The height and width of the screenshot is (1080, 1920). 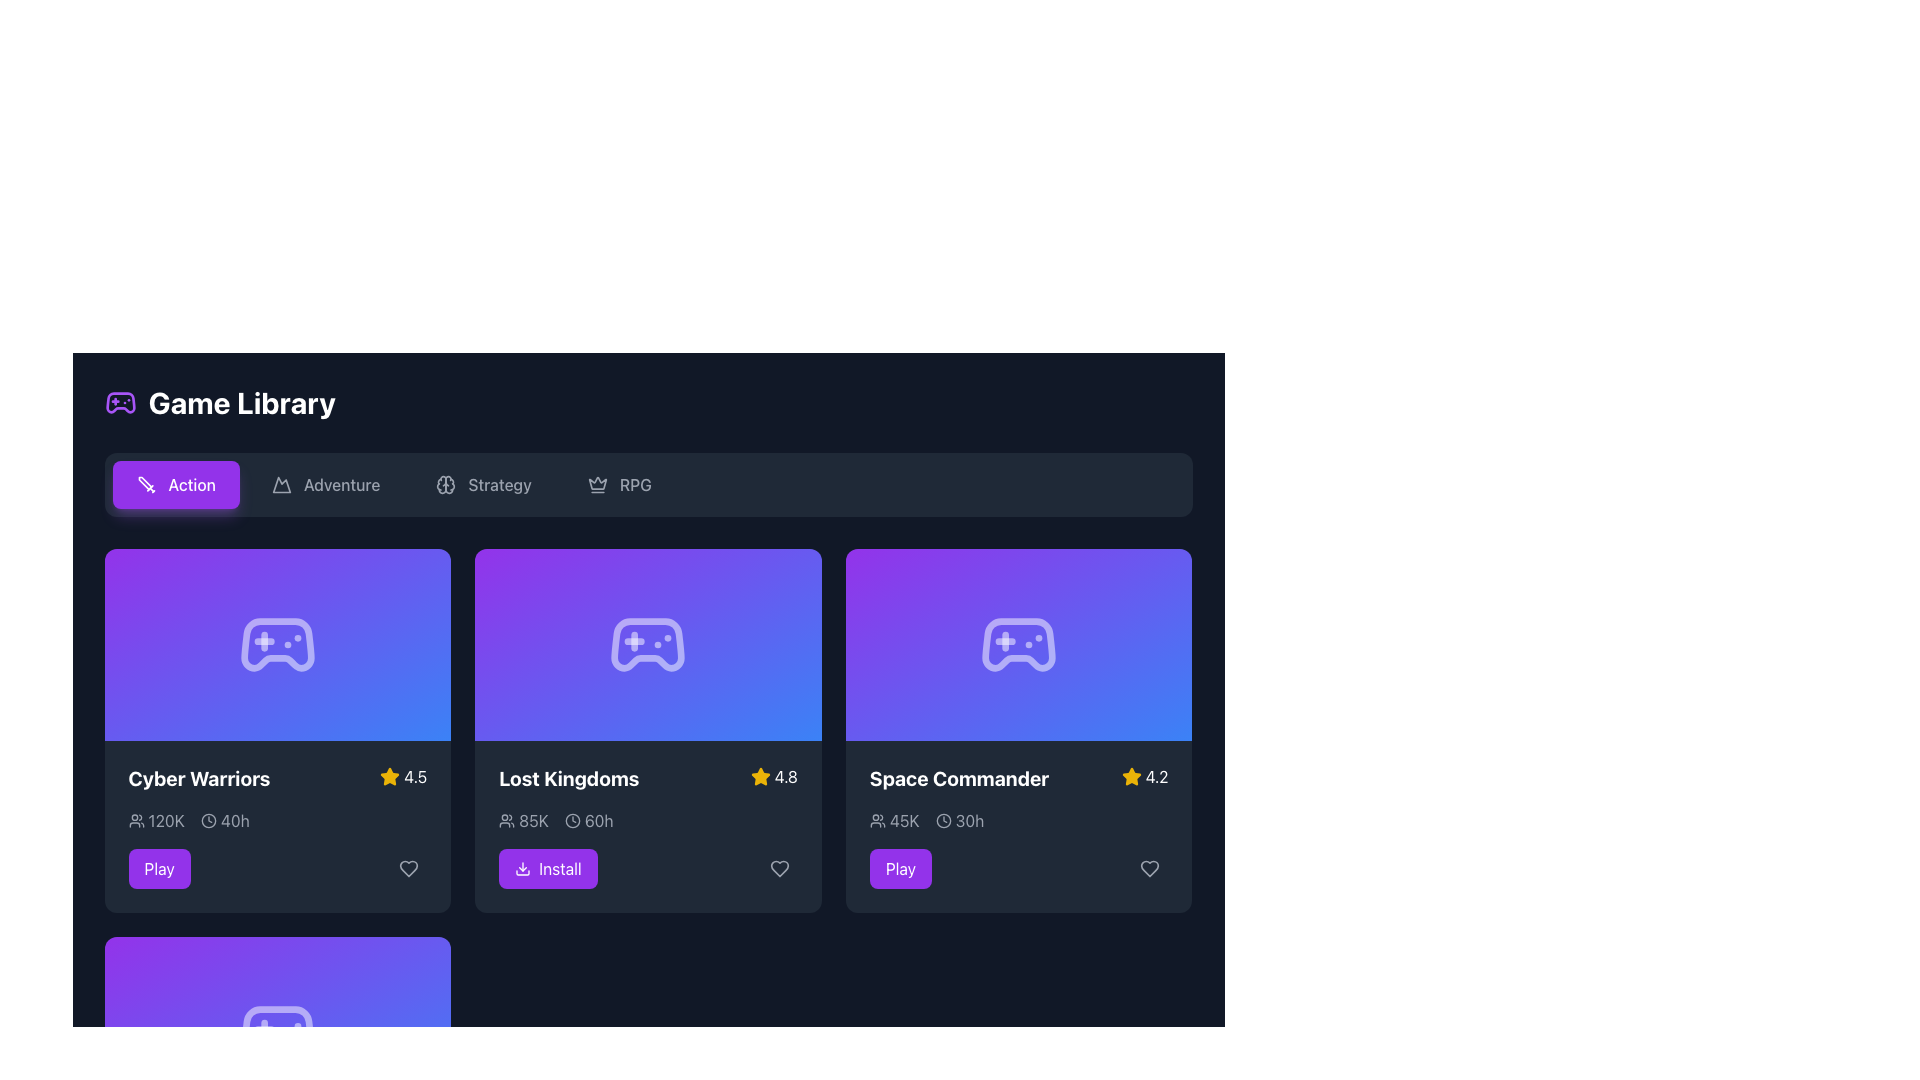 I want to click on text label displaying '60h' styled with a light-gray font, located in the middle section of the interface within the 'Lost Kingdoms' card, so click(x=598, y=821).